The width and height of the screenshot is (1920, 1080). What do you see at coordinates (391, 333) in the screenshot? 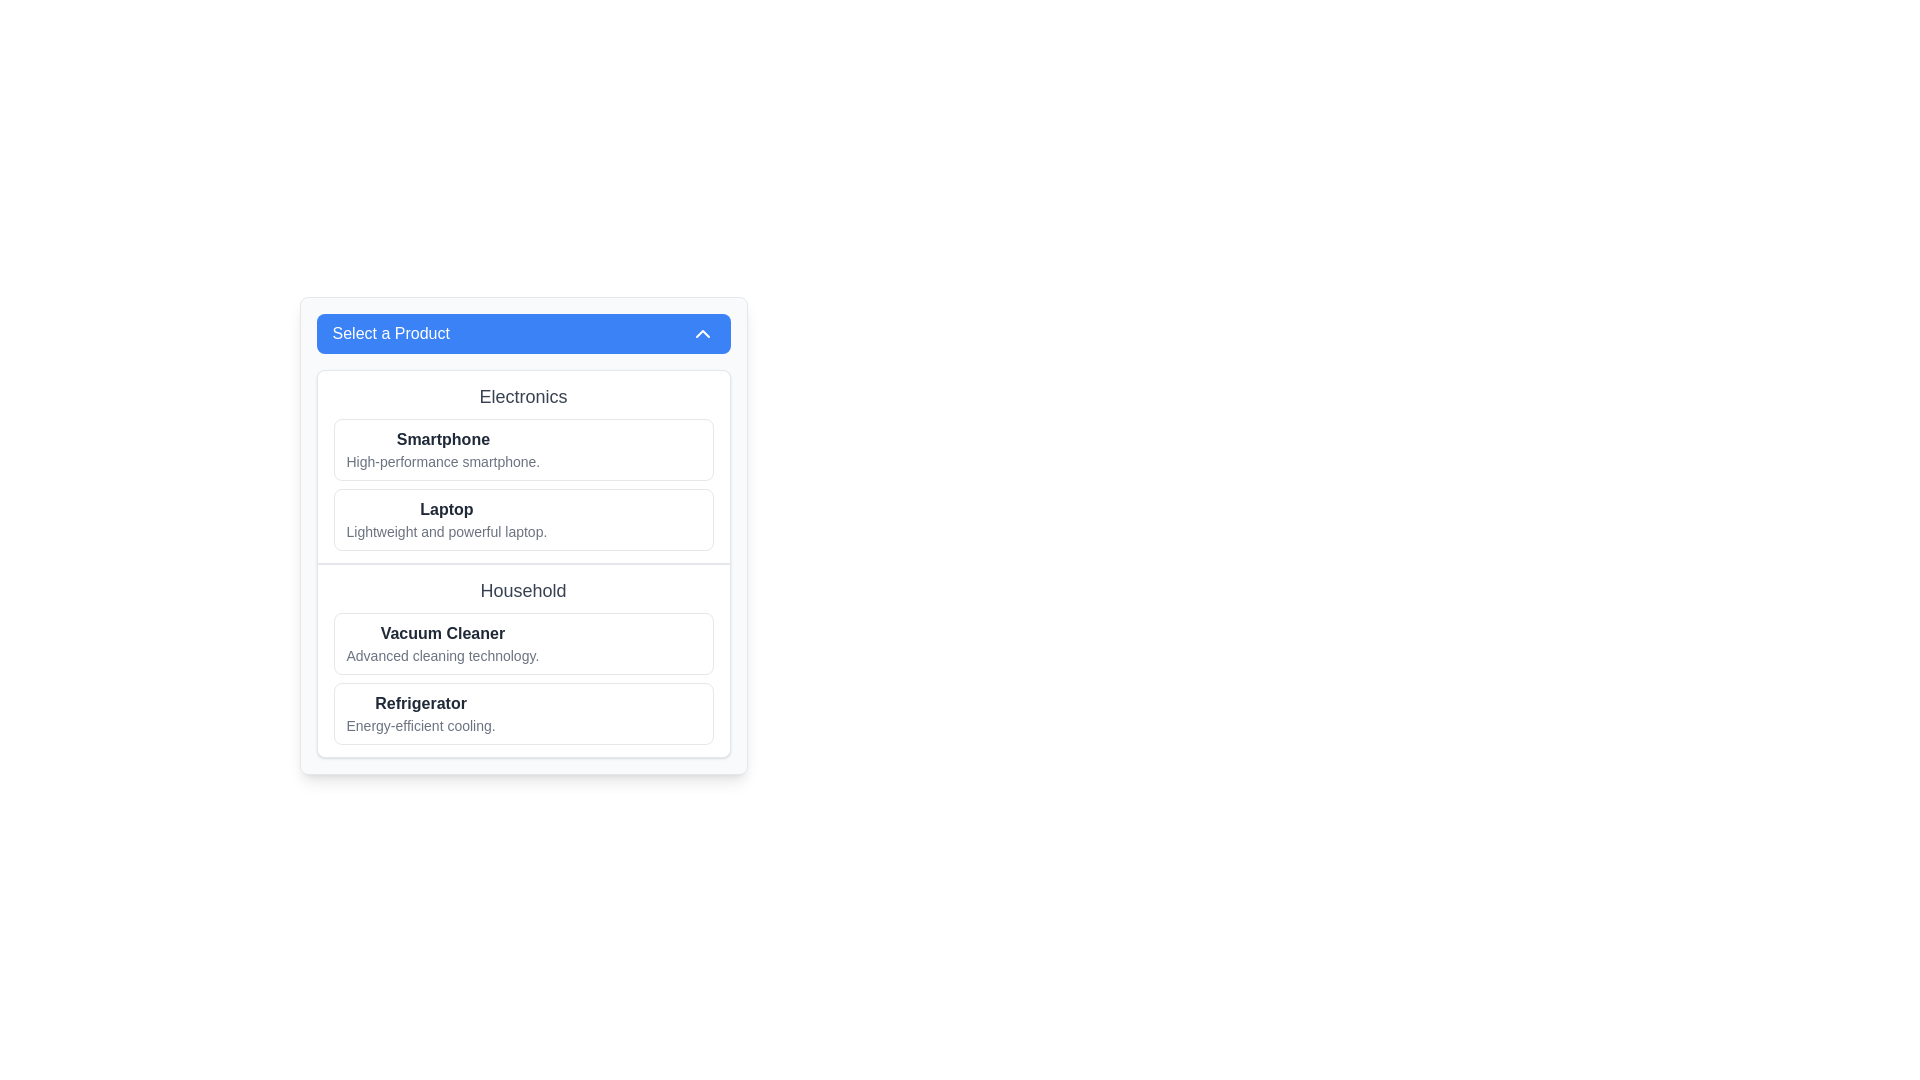
I see `the text label that indicates the purpose of the dropdown section, located near the top of the dropdown menu and to the left of the arrow icon` at bounding box center [391, 333].